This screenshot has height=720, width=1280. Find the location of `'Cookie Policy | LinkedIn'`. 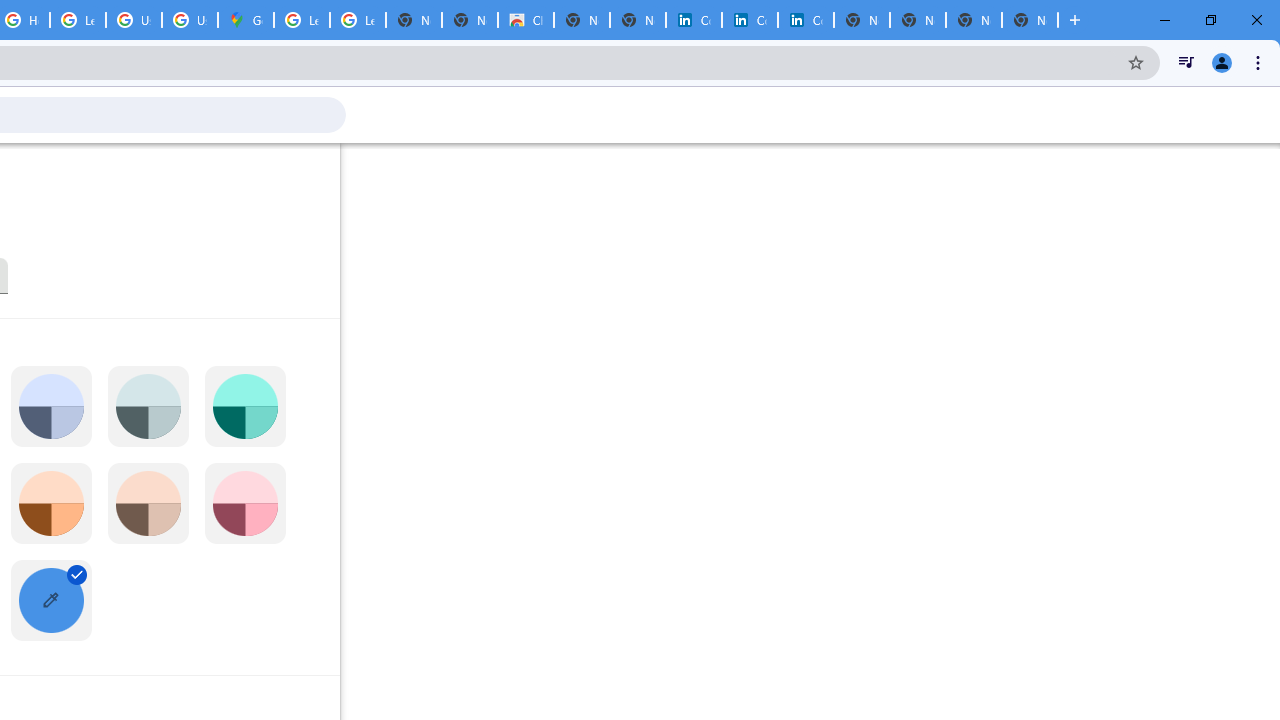

'Cookie Policy | LinkedIn' is located at coordinates (749, 20).